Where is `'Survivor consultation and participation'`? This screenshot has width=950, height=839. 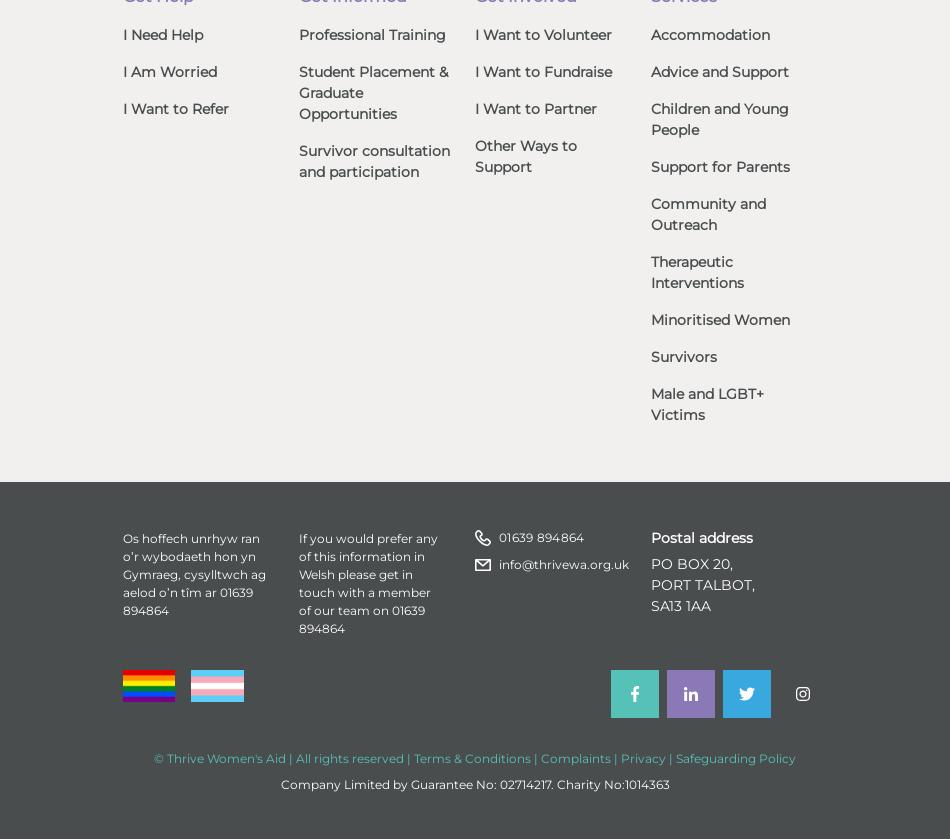 'Survivor consultation and participation' is located at coordinates (297, 160).